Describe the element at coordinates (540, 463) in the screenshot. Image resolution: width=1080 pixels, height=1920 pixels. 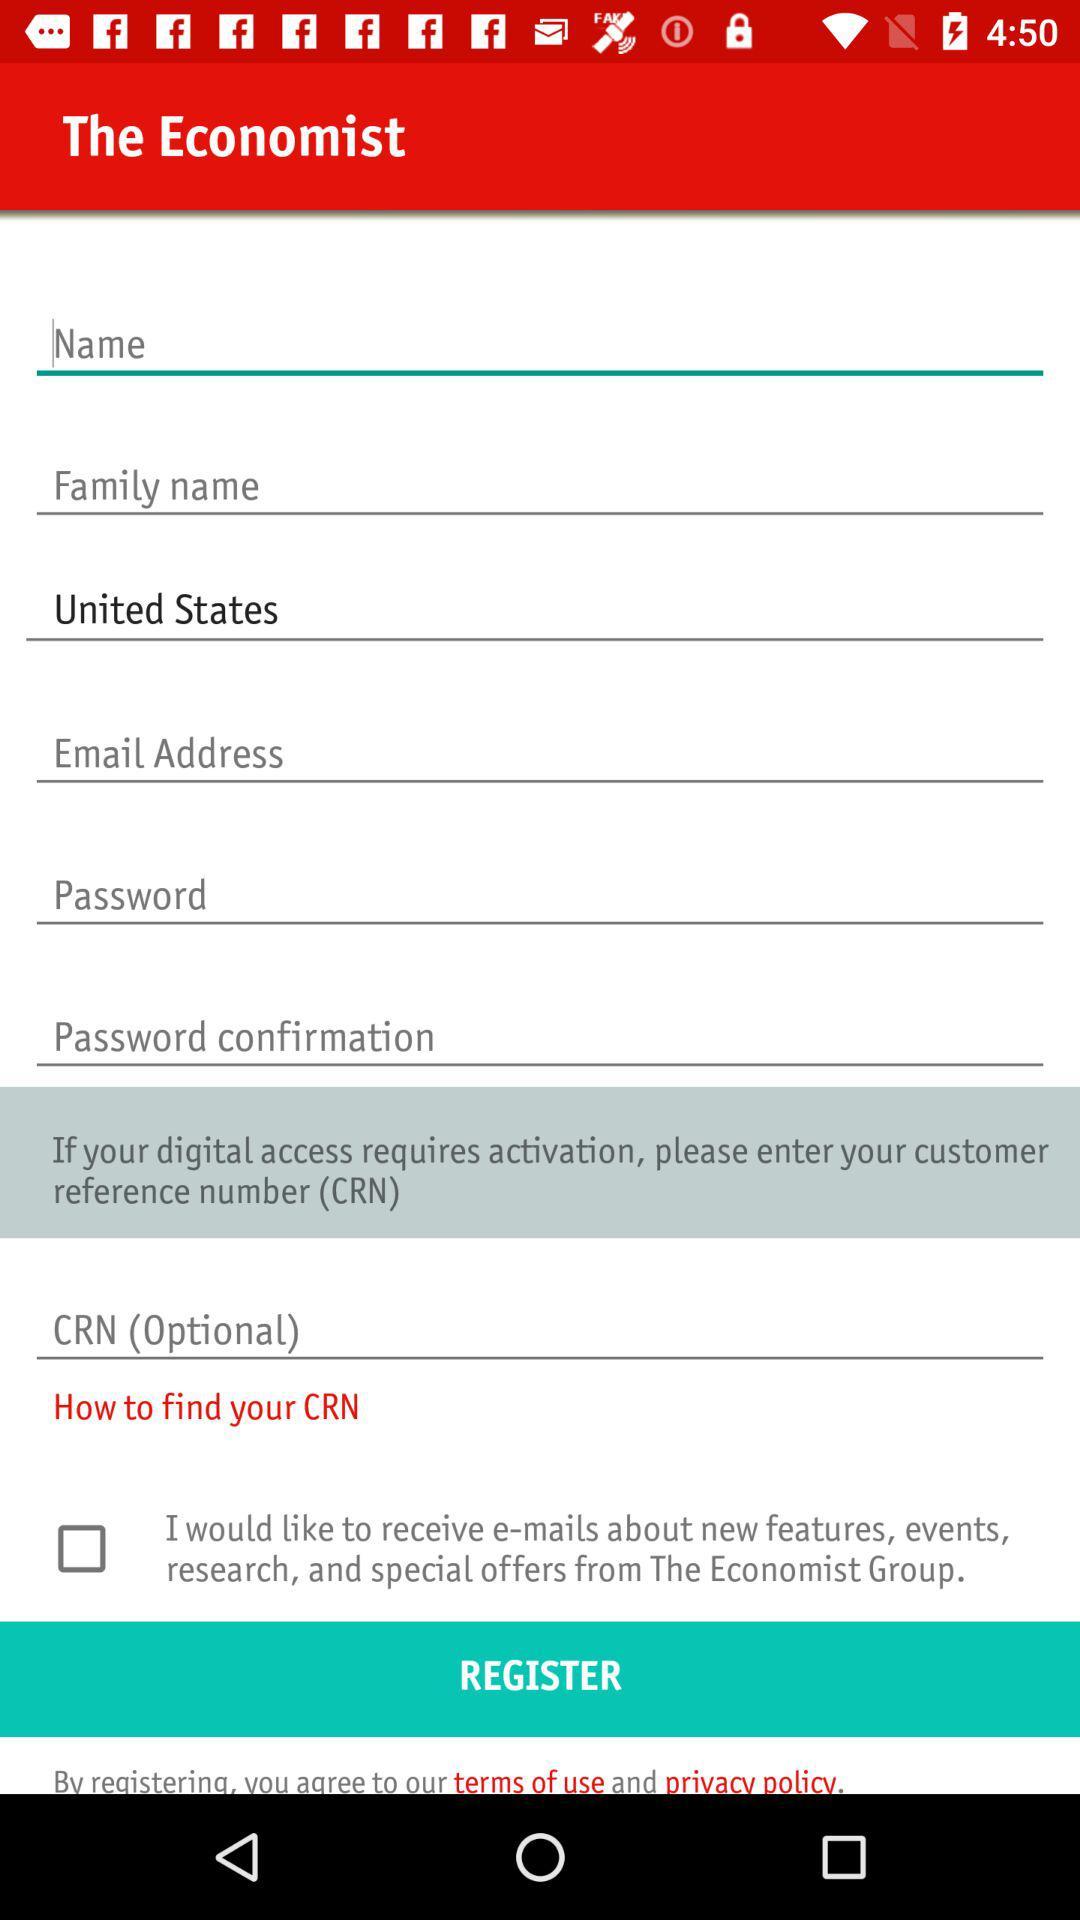
I see `type in family name` at that location.